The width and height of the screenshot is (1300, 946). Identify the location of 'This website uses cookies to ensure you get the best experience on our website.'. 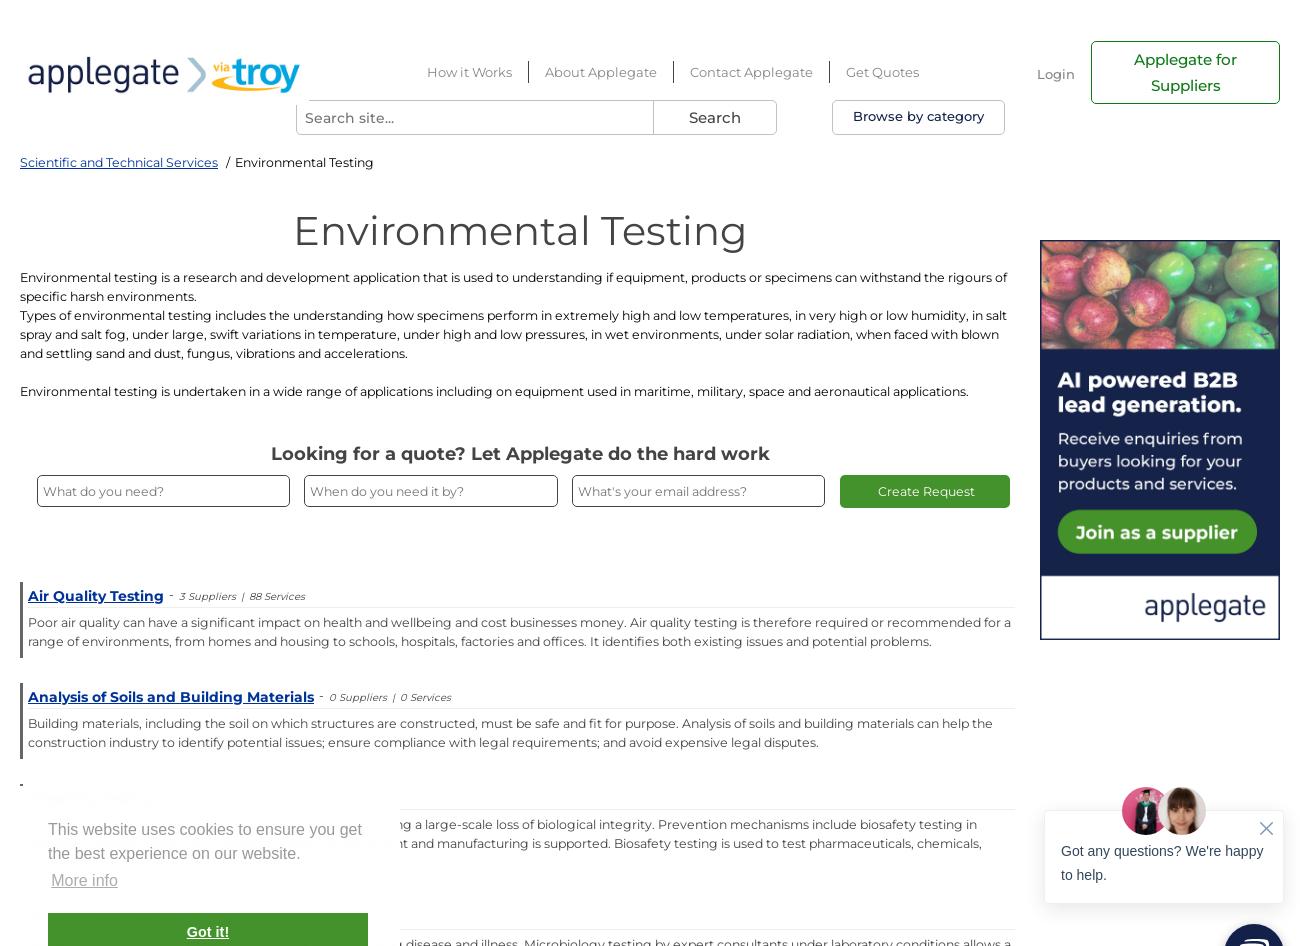
(204, 841).